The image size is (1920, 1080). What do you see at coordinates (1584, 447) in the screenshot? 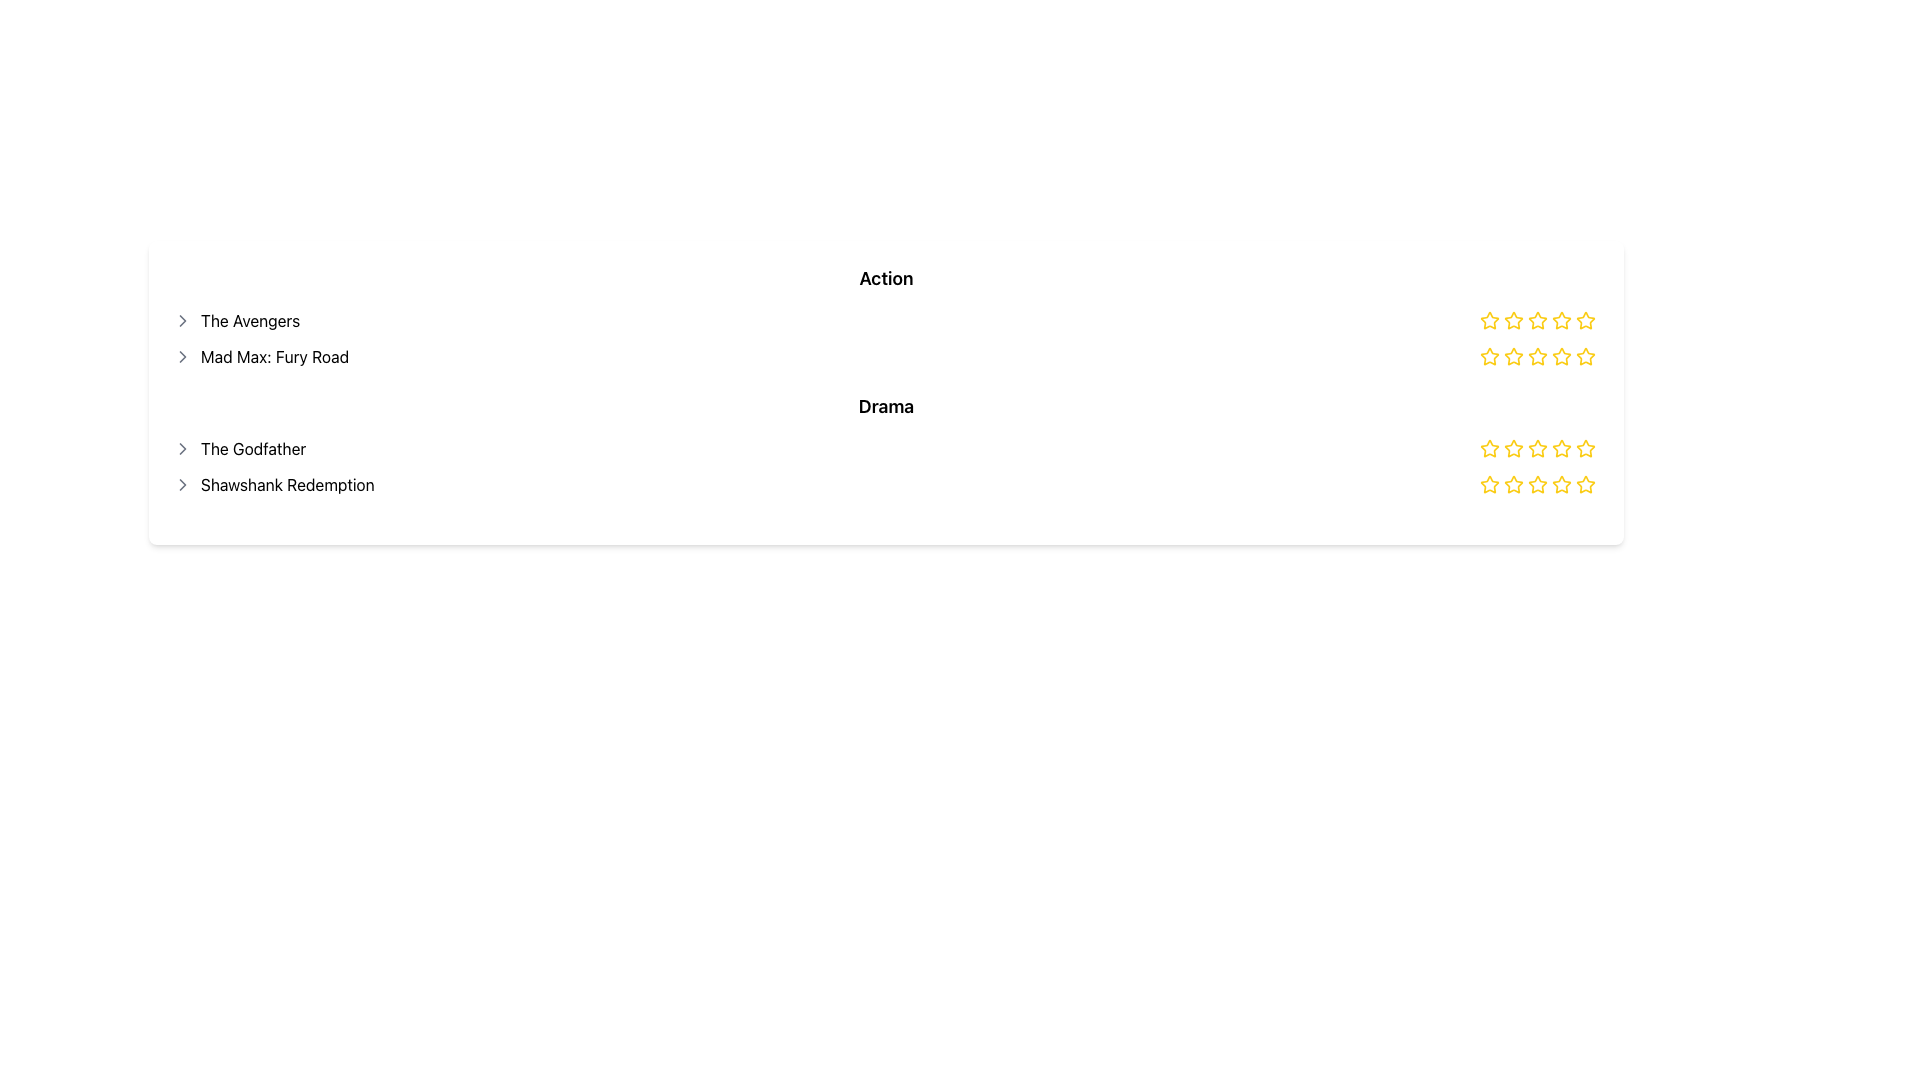
I see `the third star in the star rating component` at bounding box center [1584, 447].